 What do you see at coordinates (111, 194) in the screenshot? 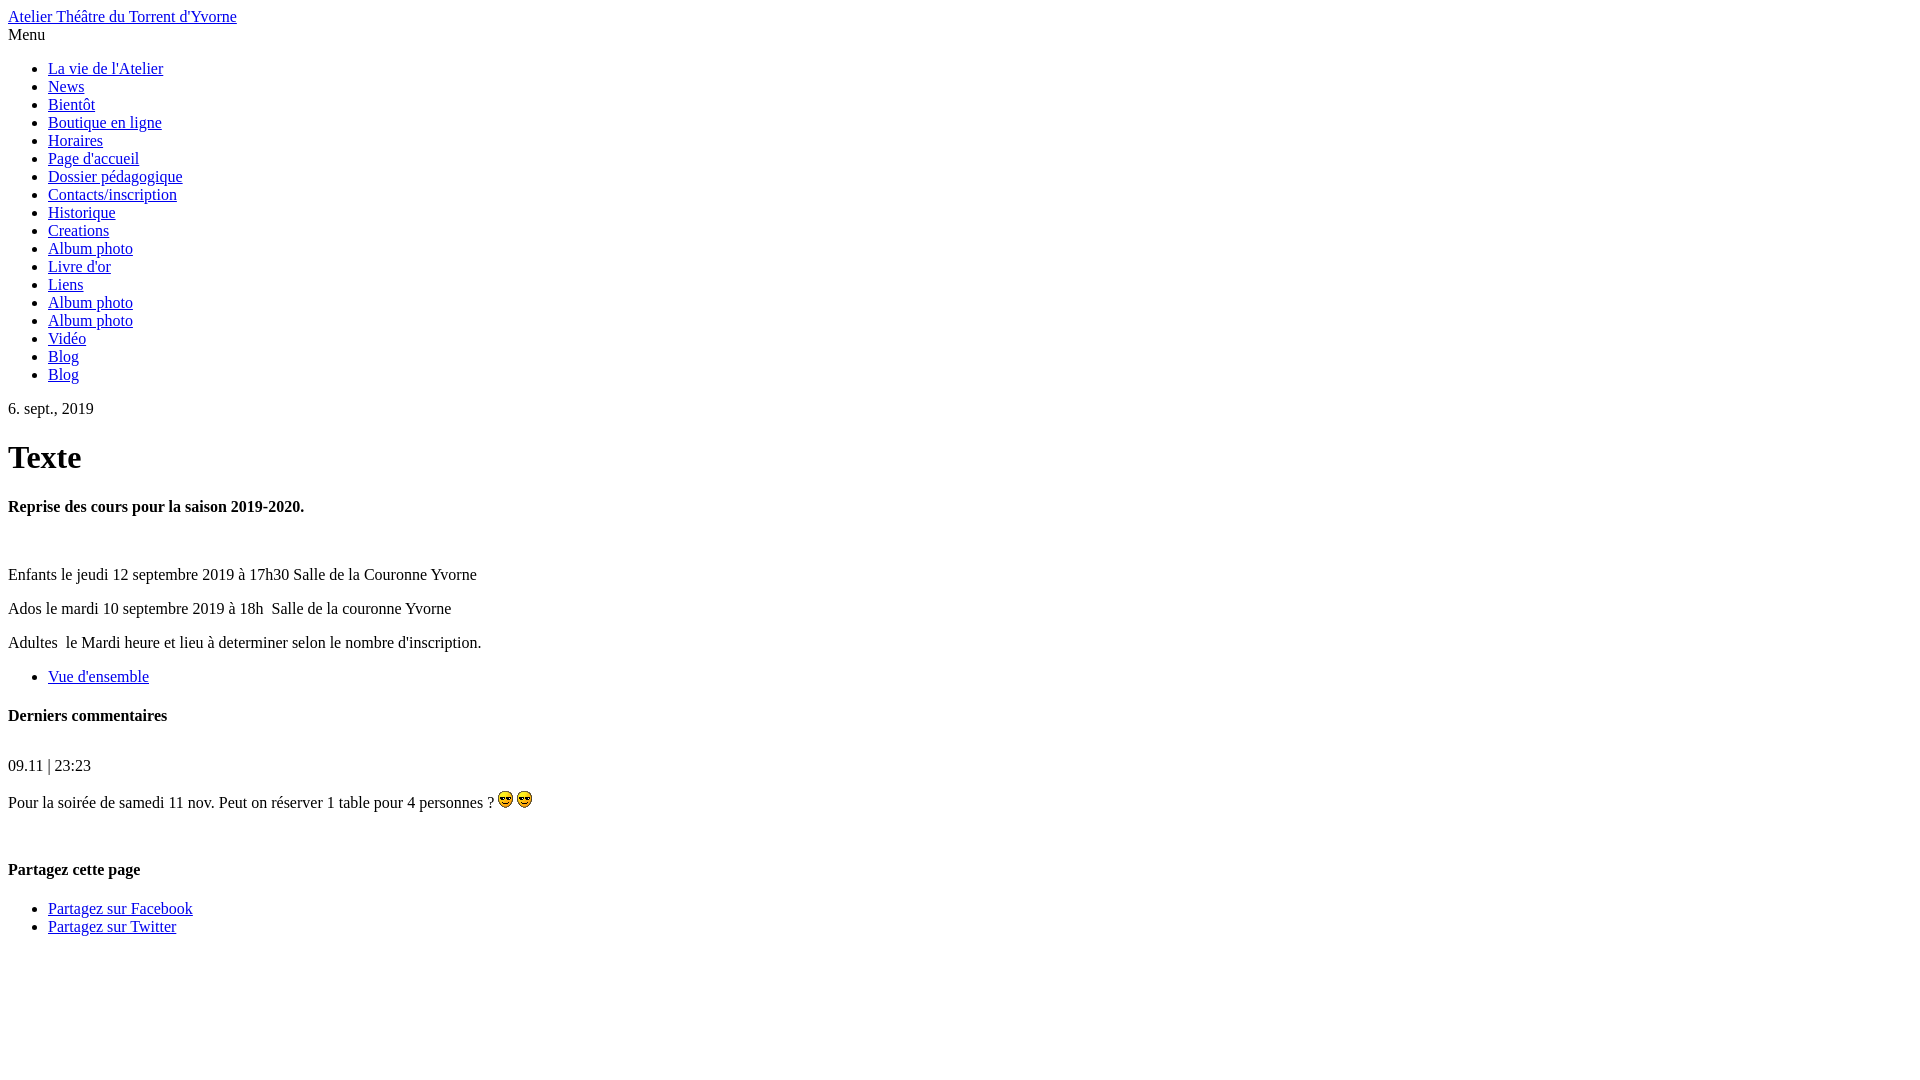
I see `'Contacts/inscription'` at bounding box center [111, 194].